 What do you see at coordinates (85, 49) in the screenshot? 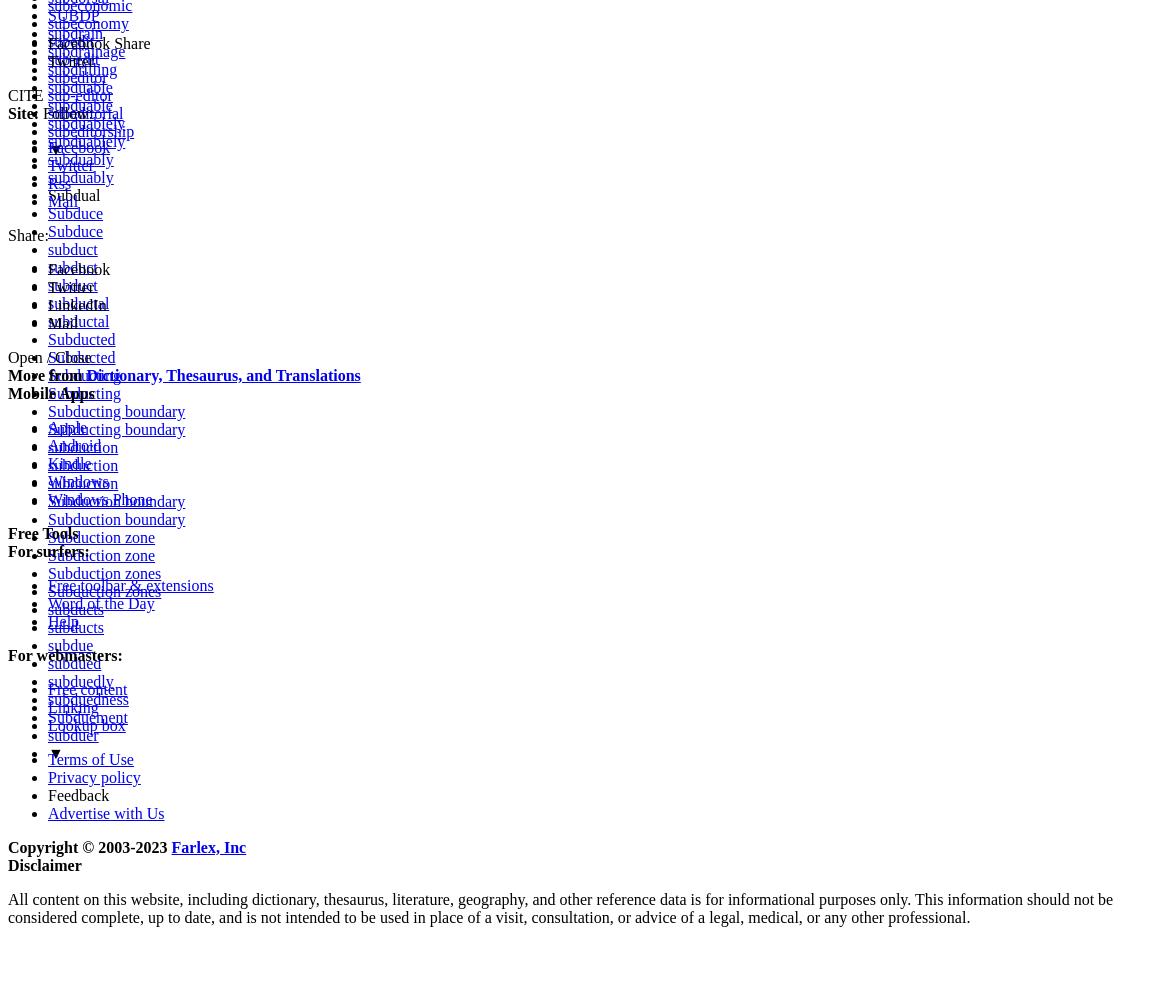
I see `'subdrainage'` at bounding box center [85, 49].